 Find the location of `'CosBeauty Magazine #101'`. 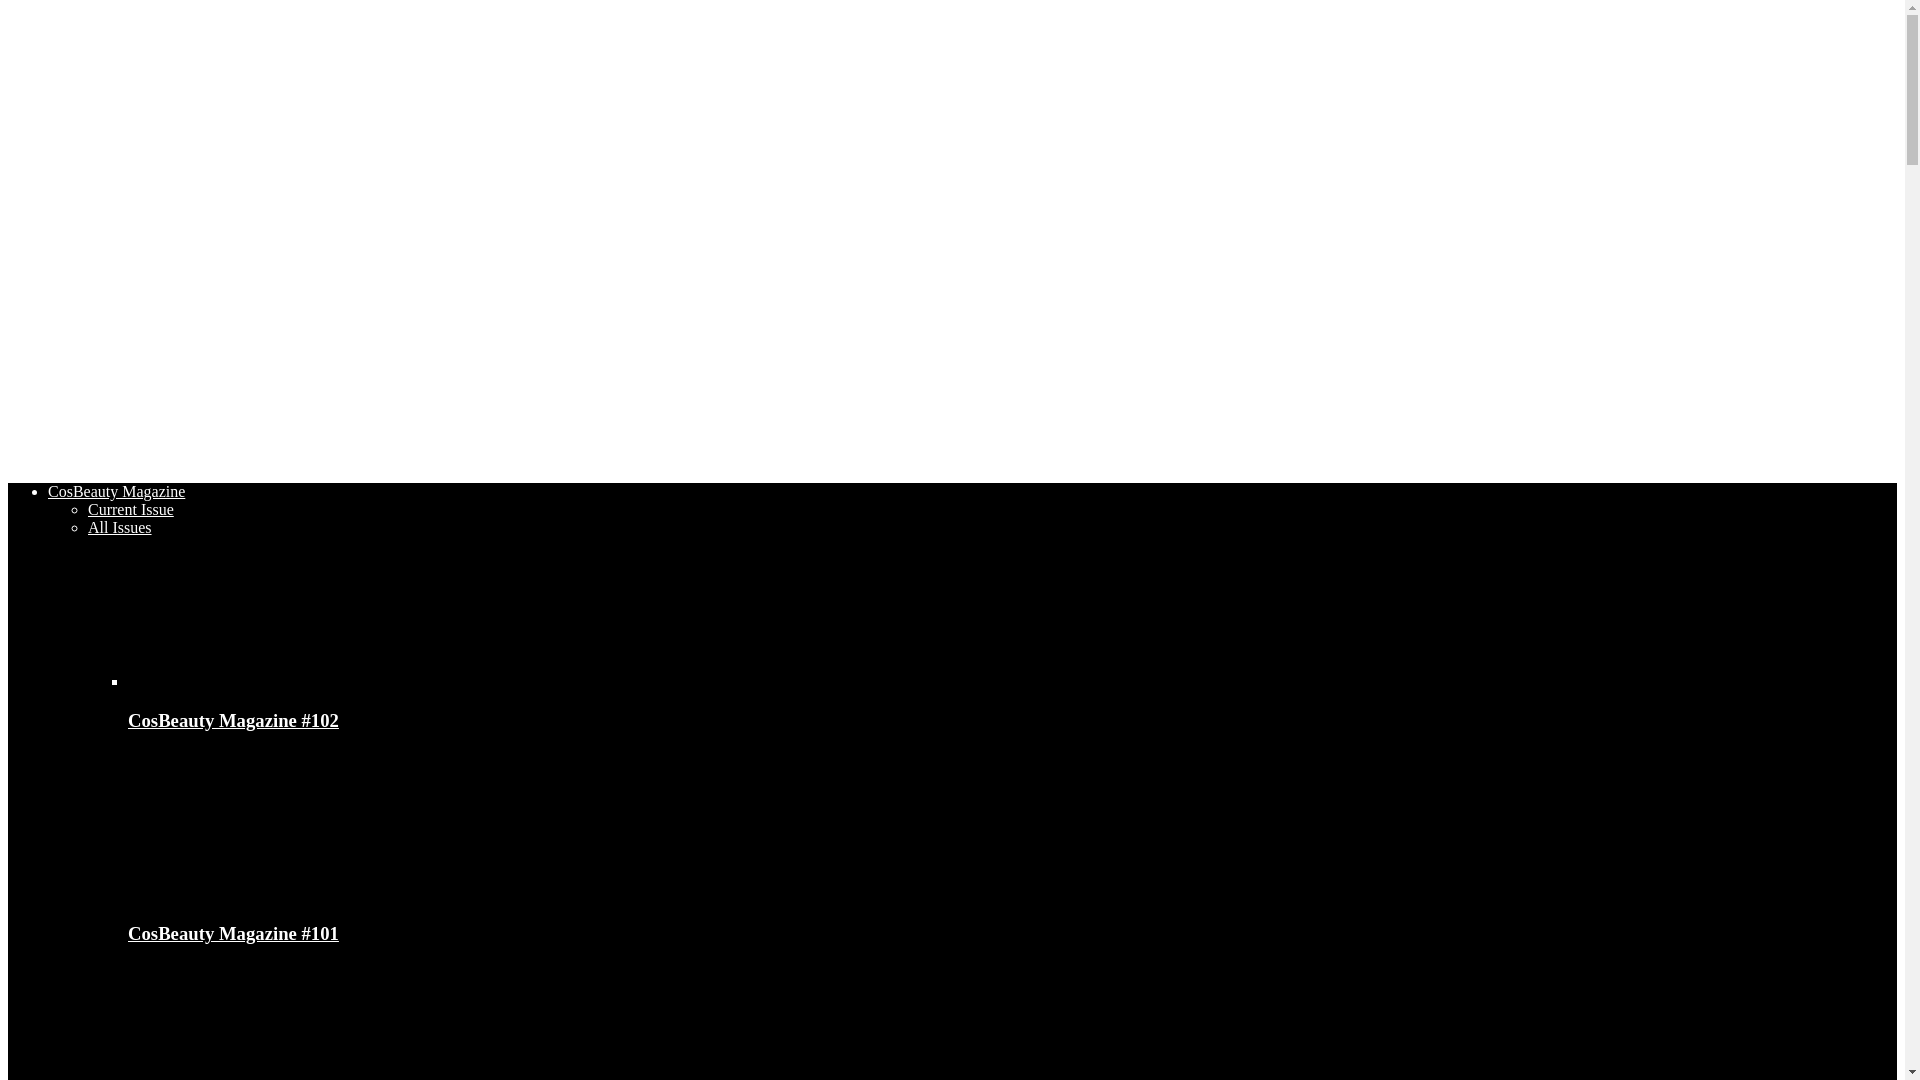

'CosBeauty Magazine #101' is located at coordinates (233, 933).